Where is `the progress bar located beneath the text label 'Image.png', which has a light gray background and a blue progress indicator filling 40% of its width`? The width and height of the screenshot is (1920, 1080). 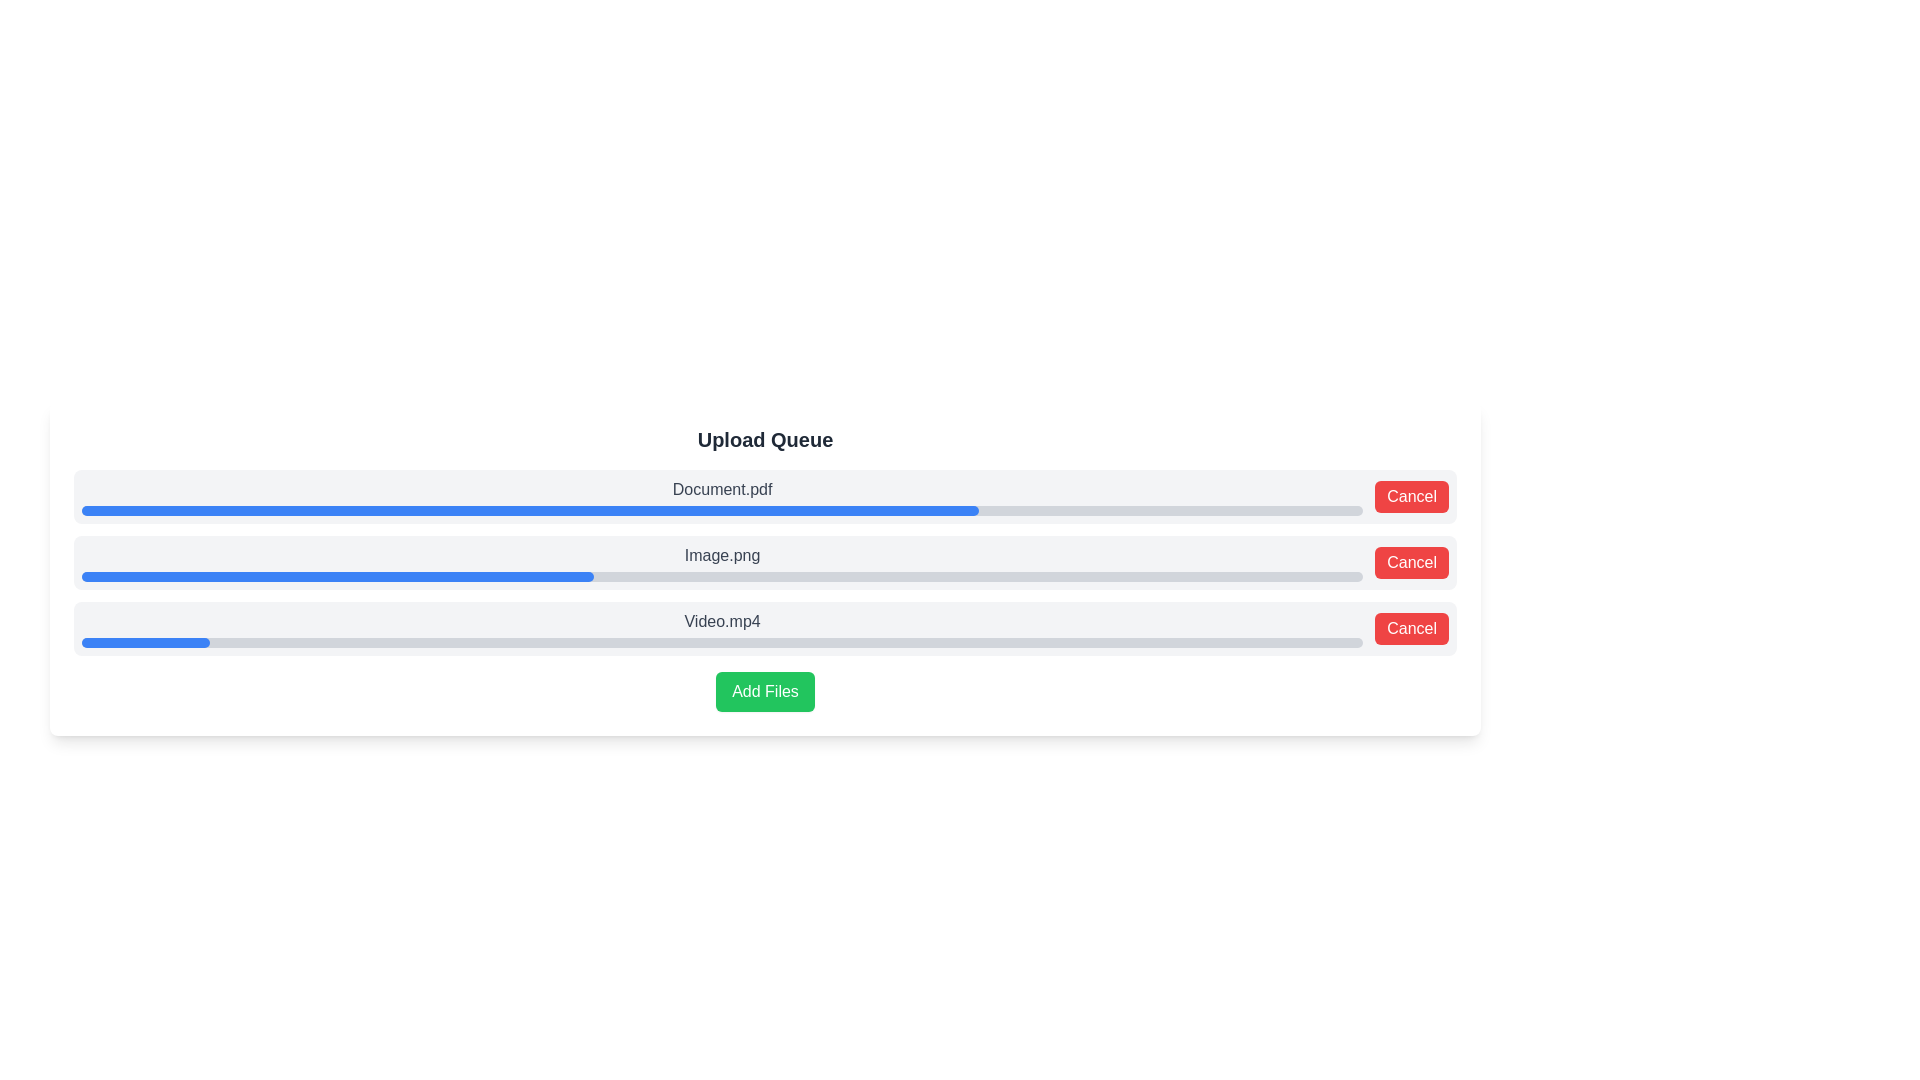 the progress bar located beneath the text label 'Image.png', which has a light gray background and a blue progress indicator filling 40% of its width is located at coordinates (721, 577).